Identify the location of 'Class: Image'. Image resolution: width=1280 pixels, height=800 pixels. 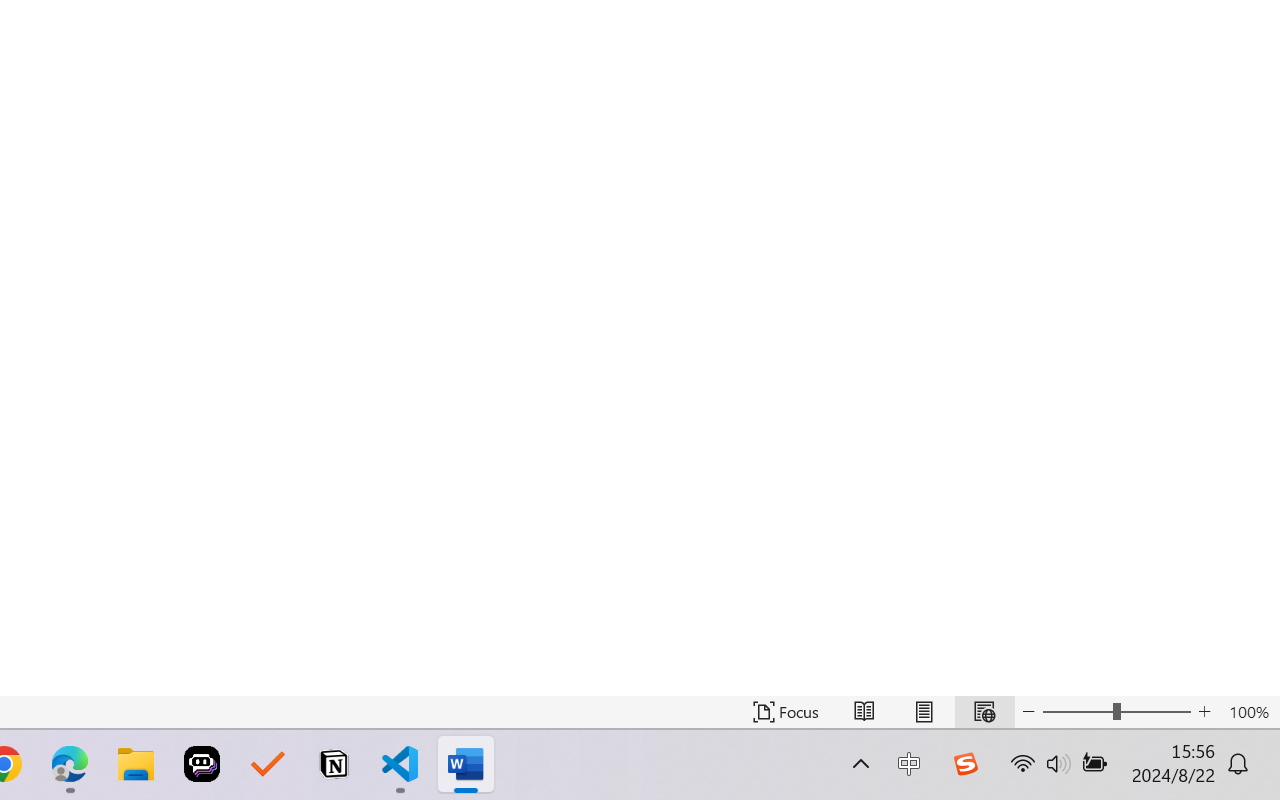
(965, 764).